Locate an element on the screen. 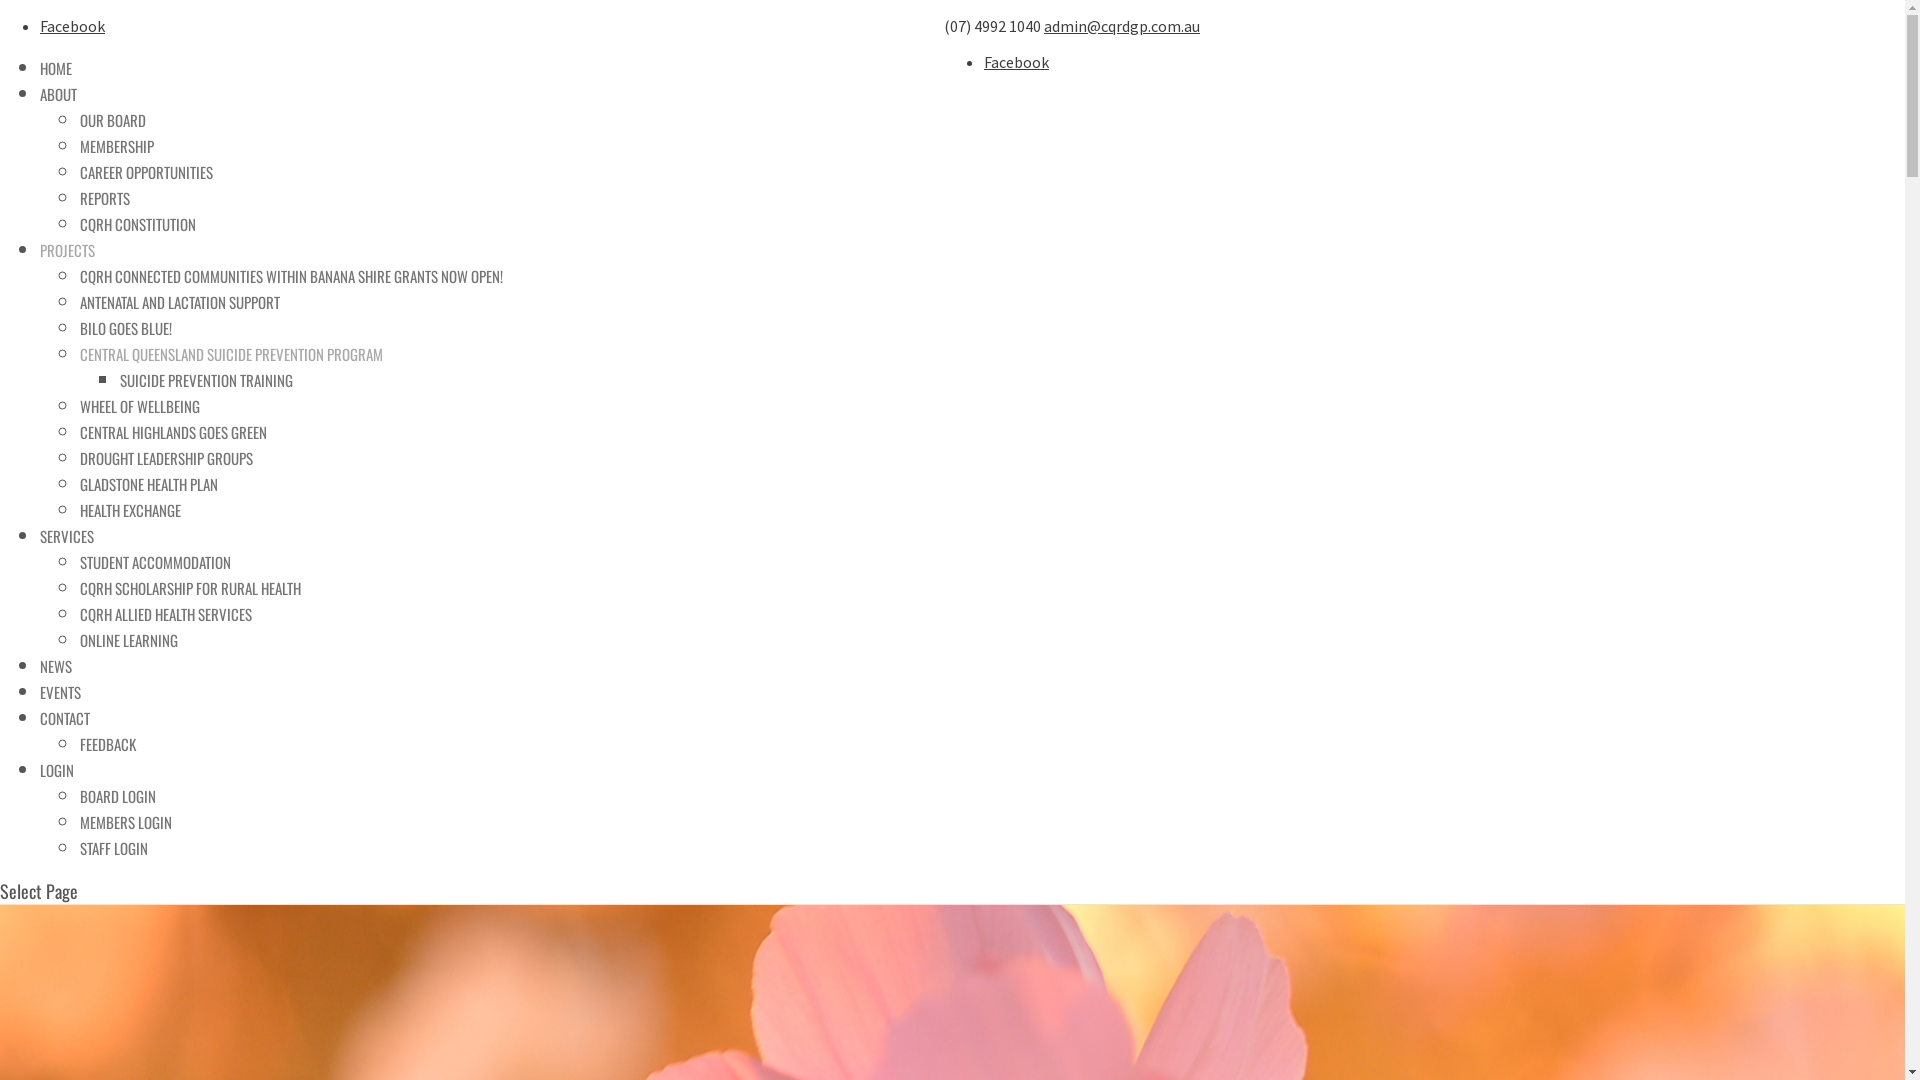 This screenshot has width=1920, height=1080. 'WHEEL OF WELLBEING' is located at coordinates (138, 405).